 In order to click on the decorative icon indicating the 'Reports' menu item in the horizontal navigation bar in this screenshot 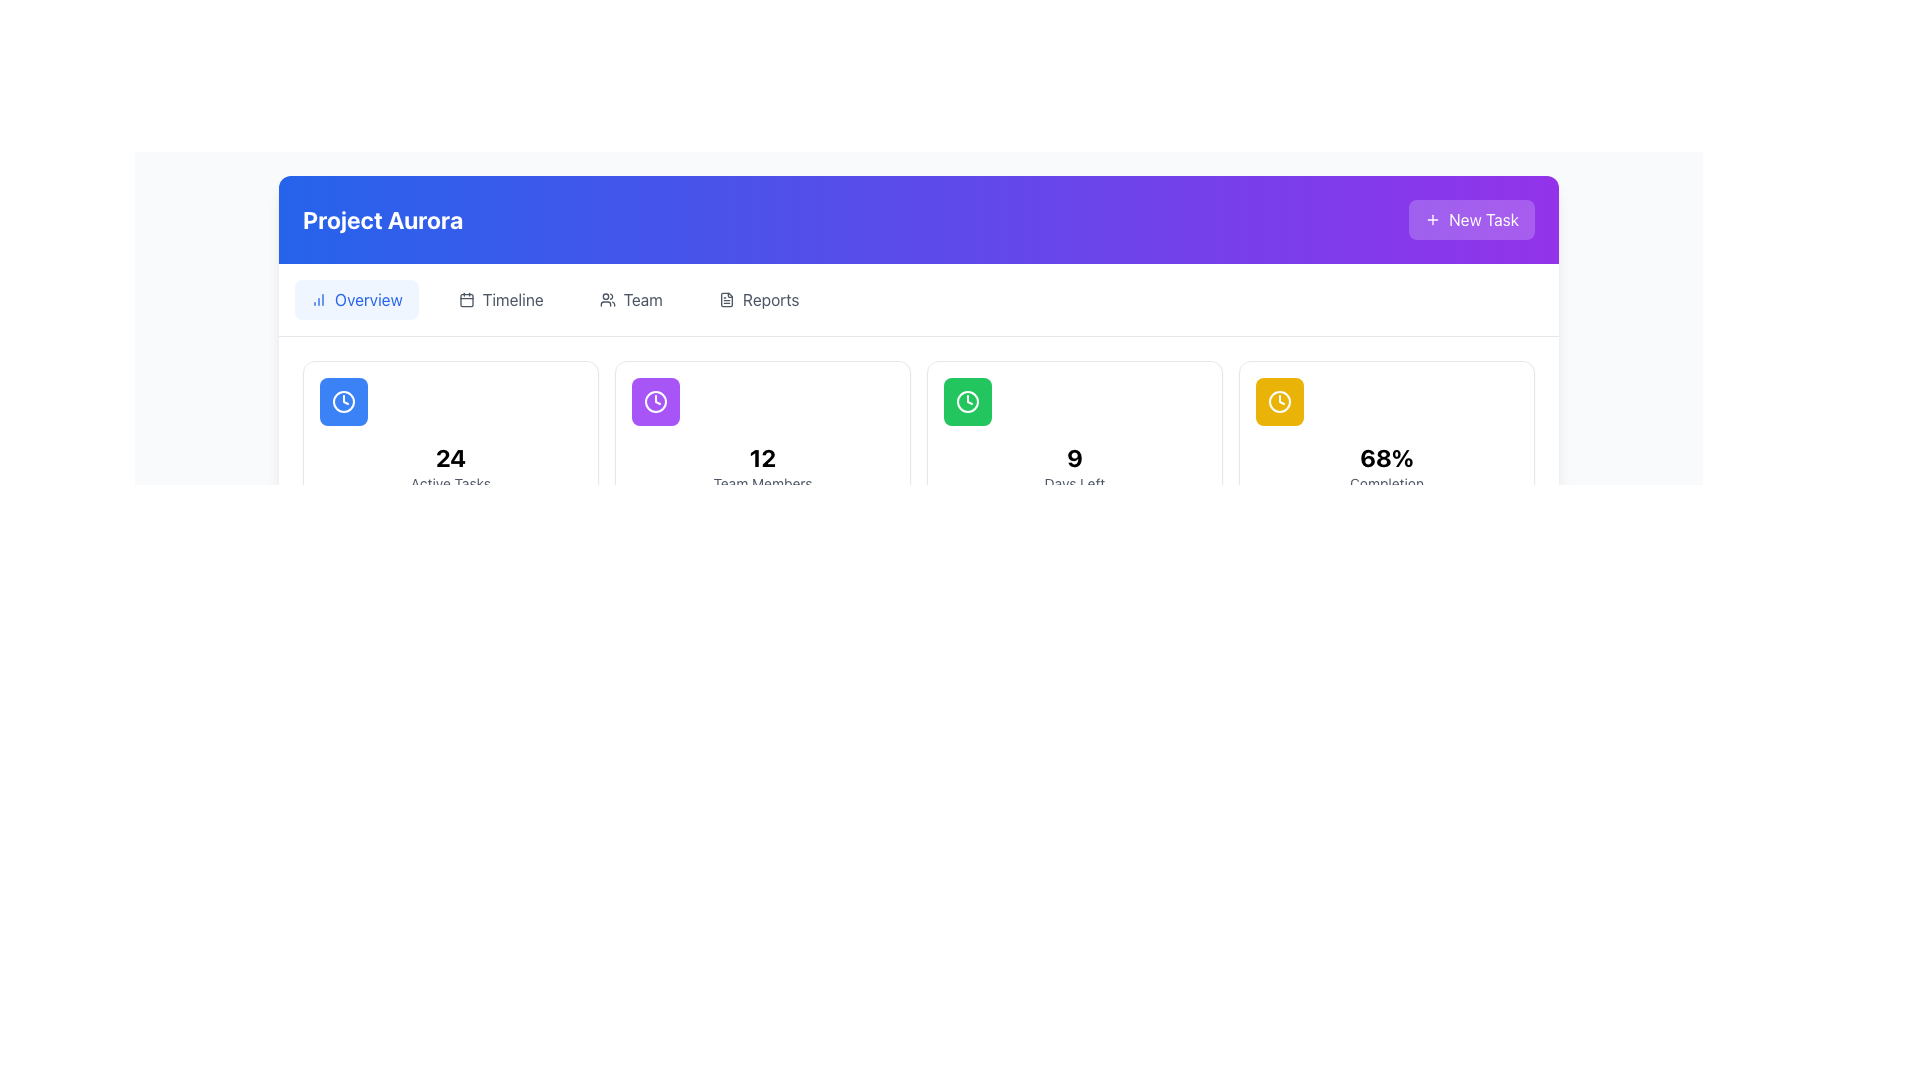, I will do `click(725, 300)`.